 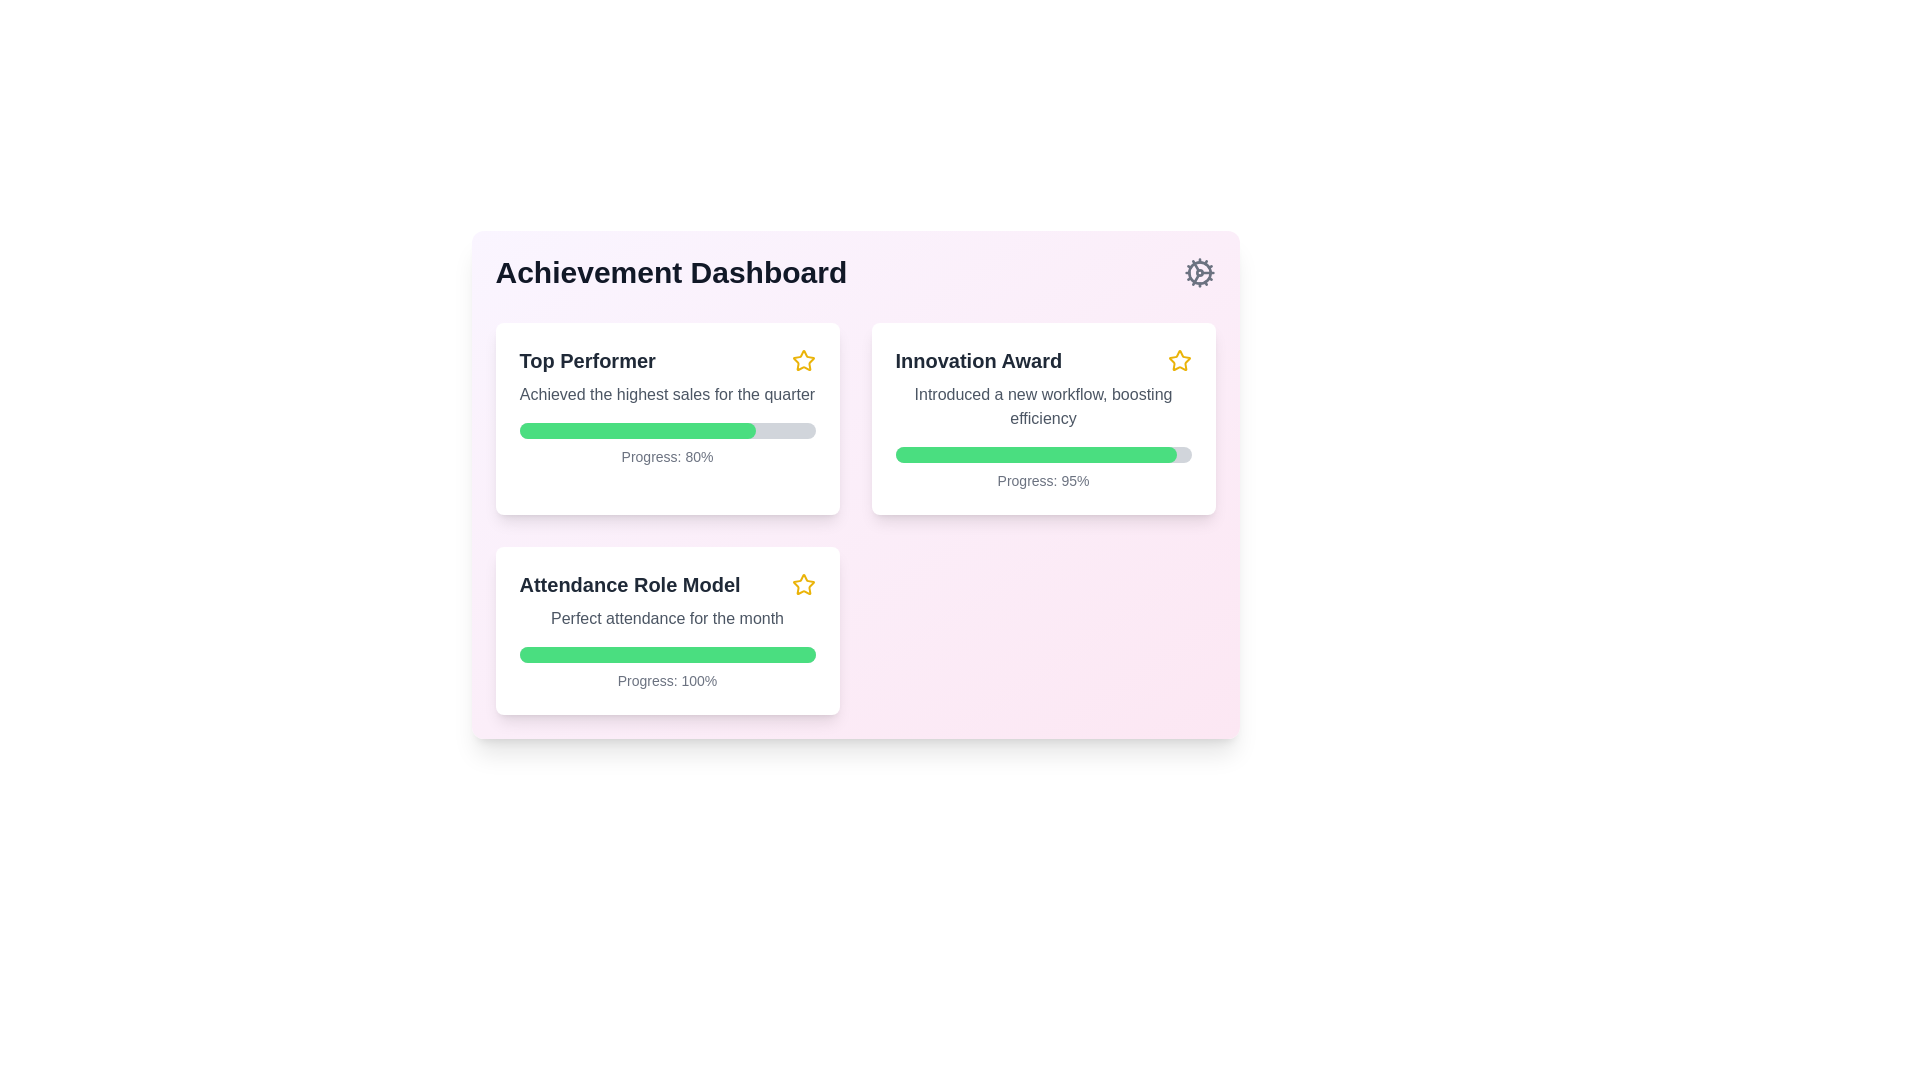 What do you see at coordinates (667, 394) in the screenshot?
I see `the static text label displaying 'Achieved the highest sales for the quarter', which is positioned below the title 'Top Performer' and above the progress bar within the 'Top Performer' card` at bounding box center [667, 394].